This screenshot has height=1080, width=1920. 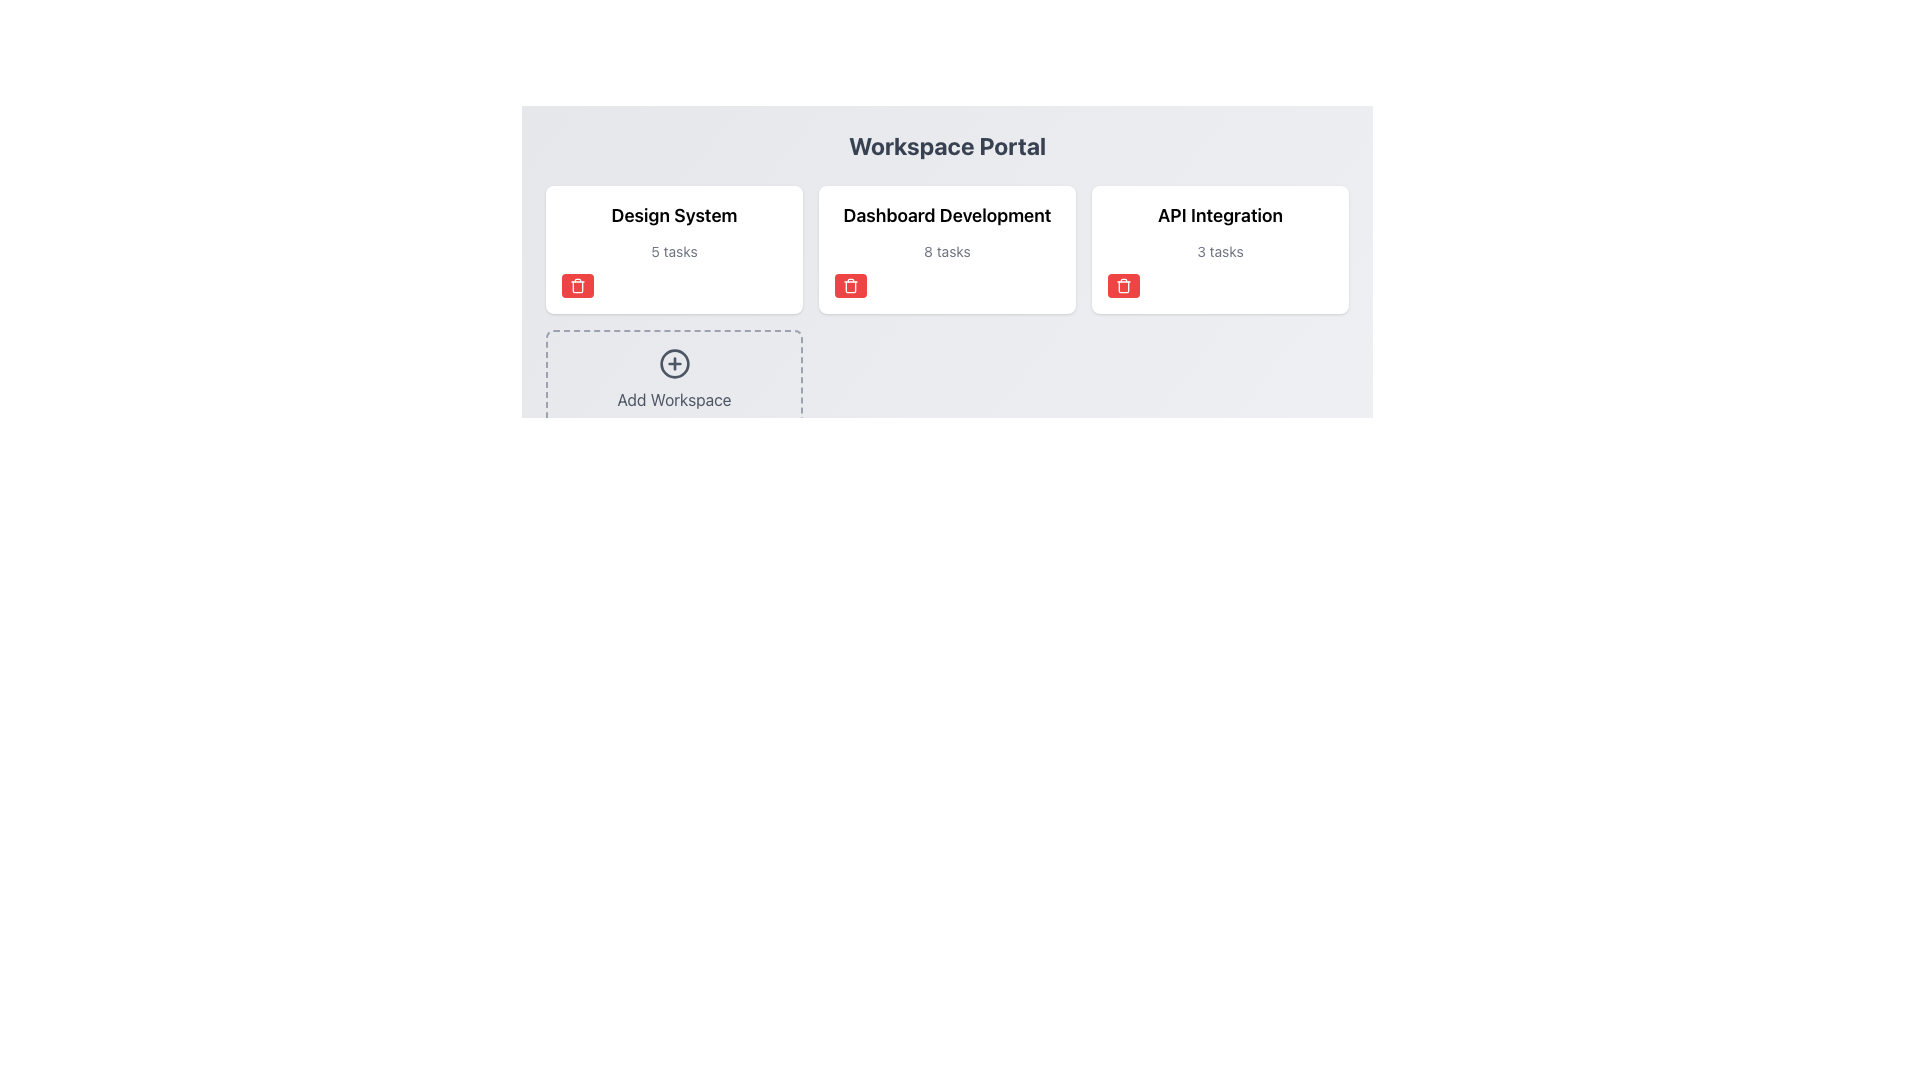 What do you see at coordinates (1219, 249) in the screenshot?
I see `the Group panel representing the 'API Integration' task group, which provides a summary of tasks and includes a trash icon for deletion` at bounding box center [1219, 249].